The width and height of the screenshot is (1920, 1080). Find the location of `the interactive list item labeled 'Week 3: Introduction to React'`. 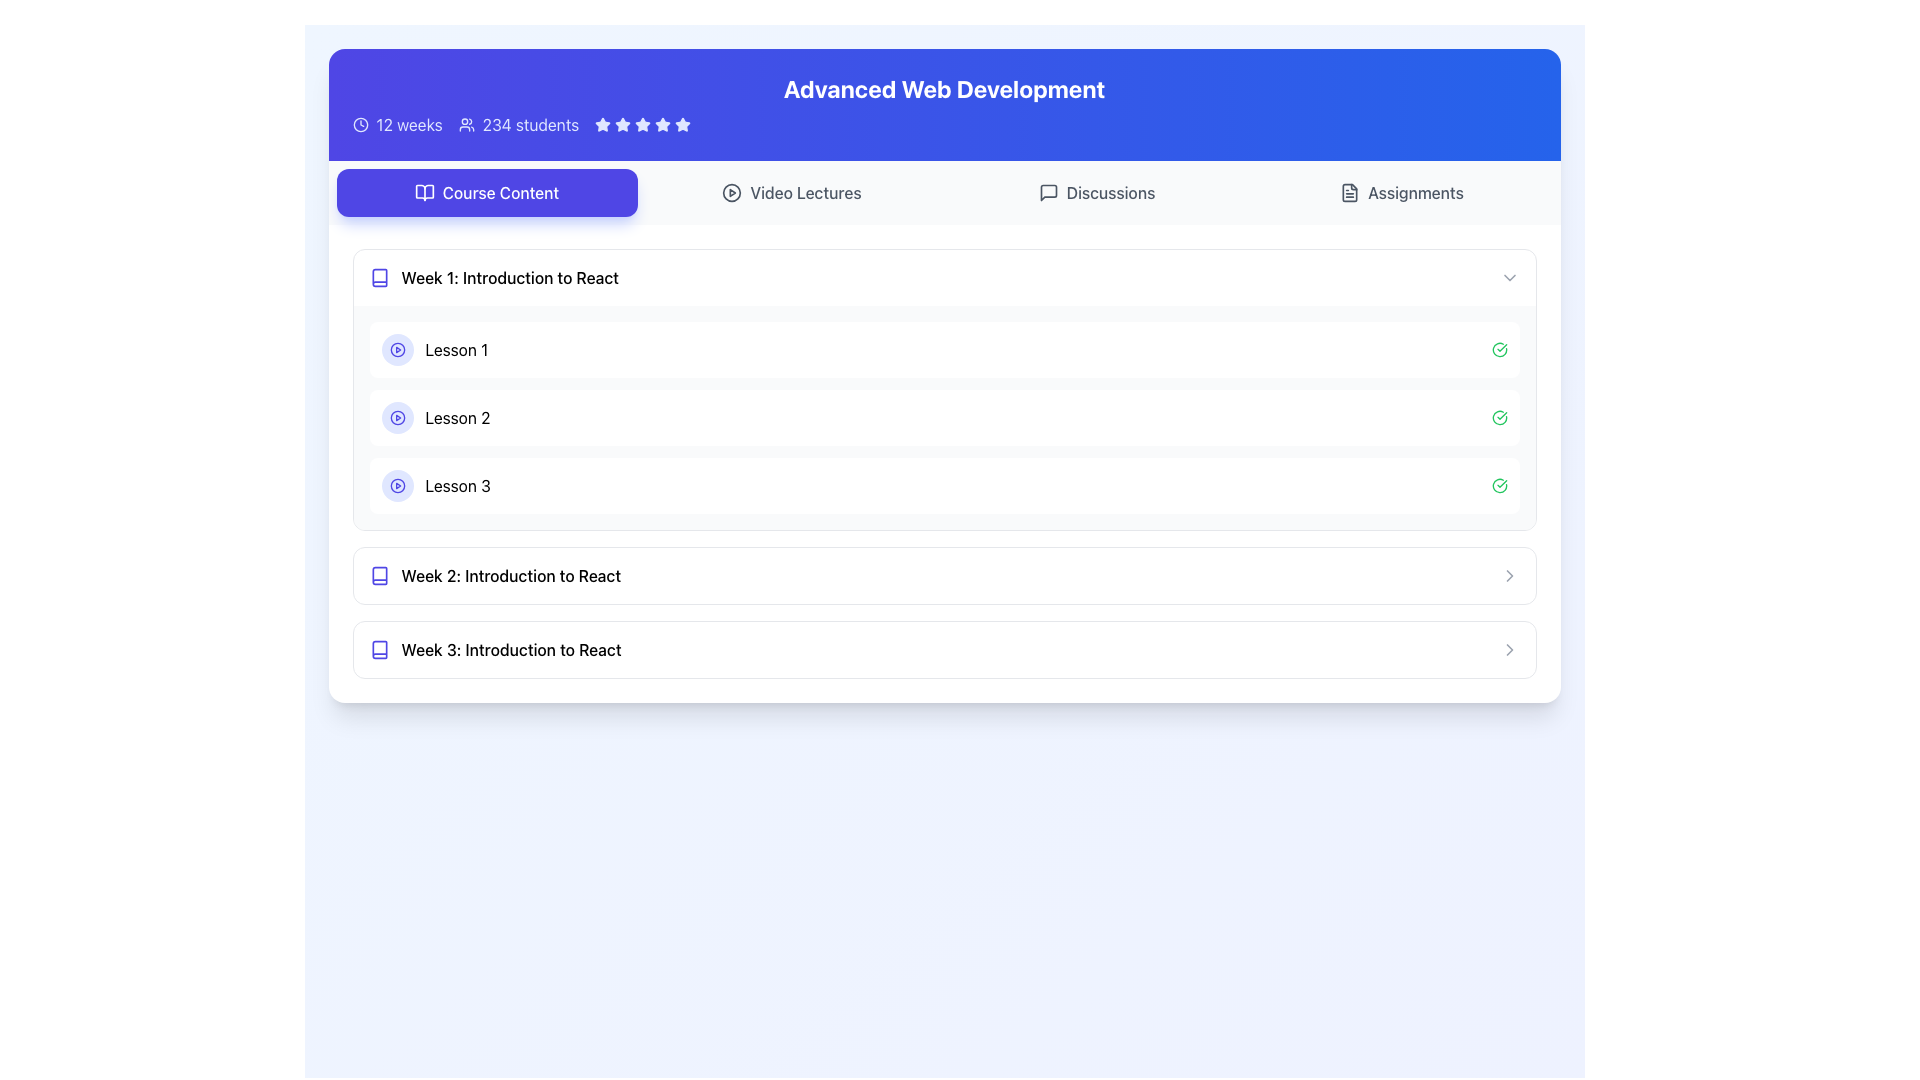

the interactive list item labeled 'Week 3: Introduction to React' is located at coordinates (943, 650).